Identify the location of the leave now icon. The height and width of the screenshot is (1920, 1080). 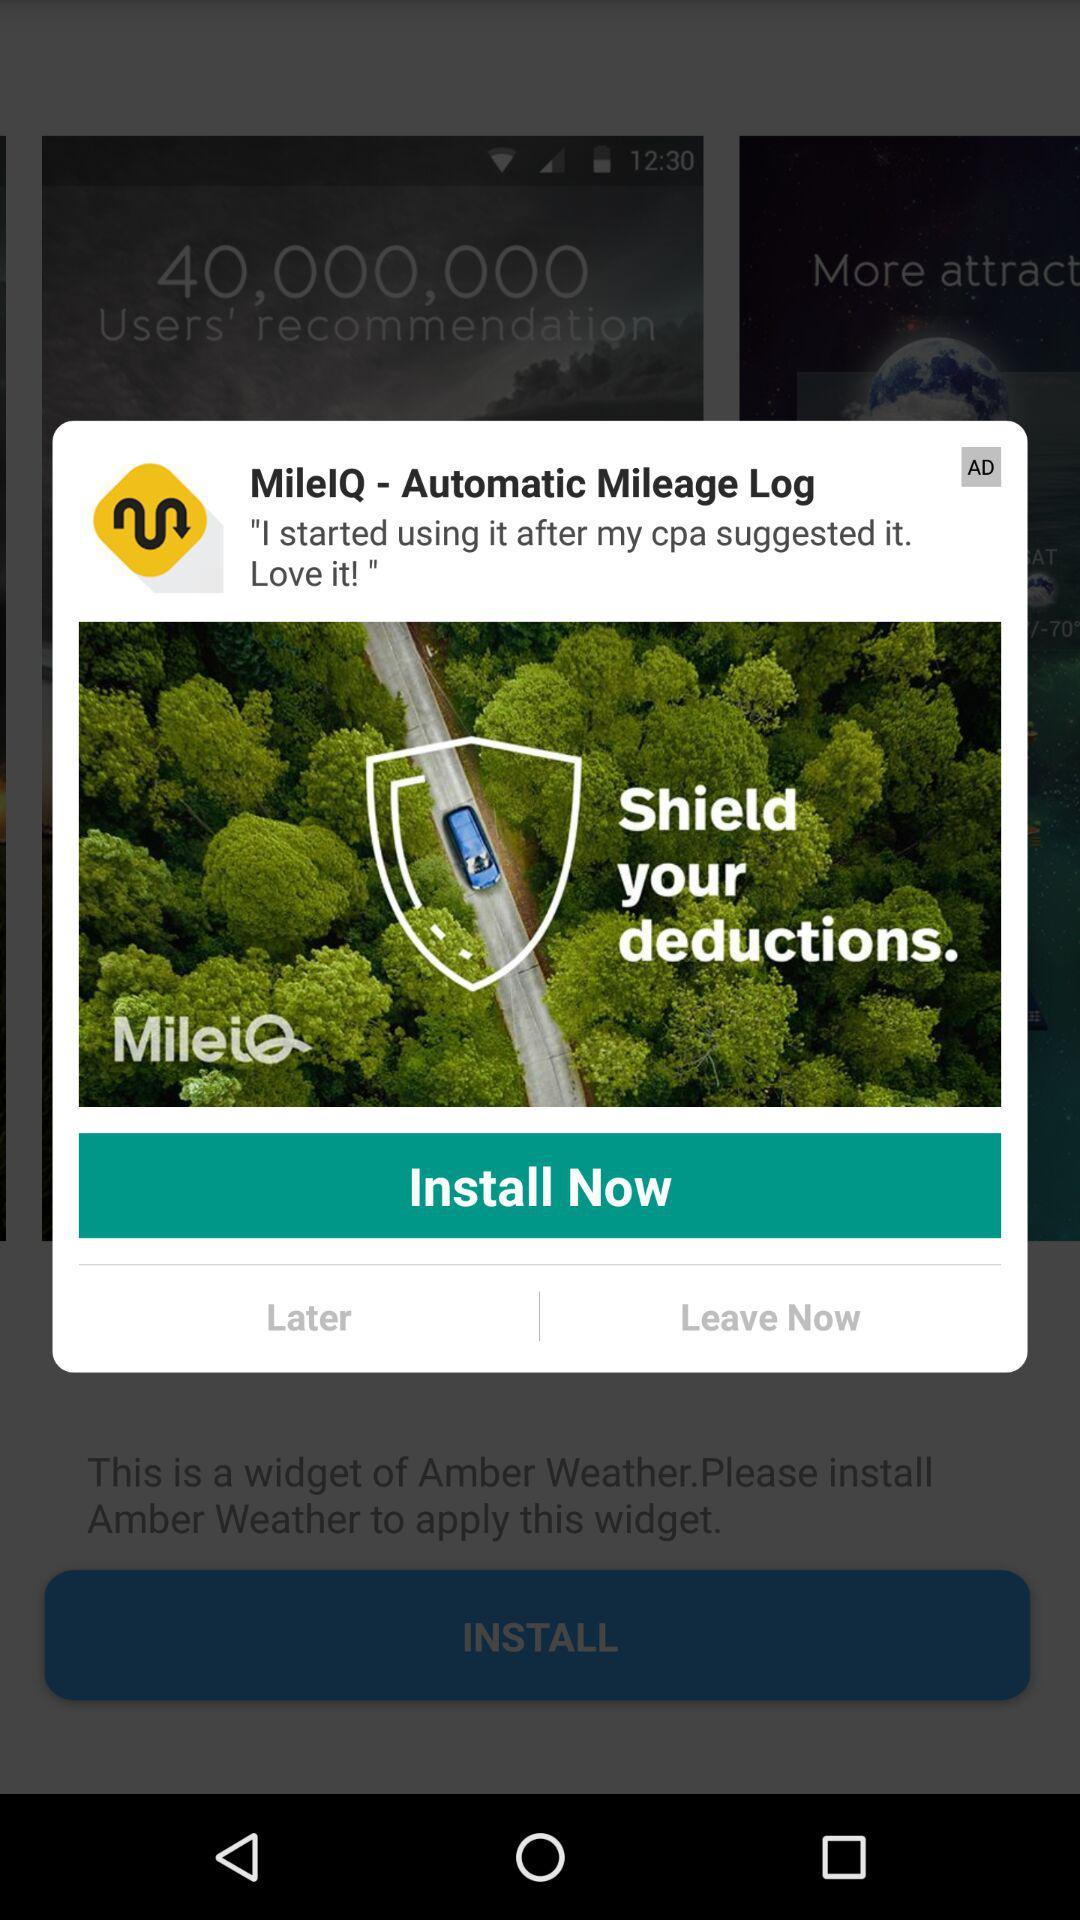
(769, 1316).